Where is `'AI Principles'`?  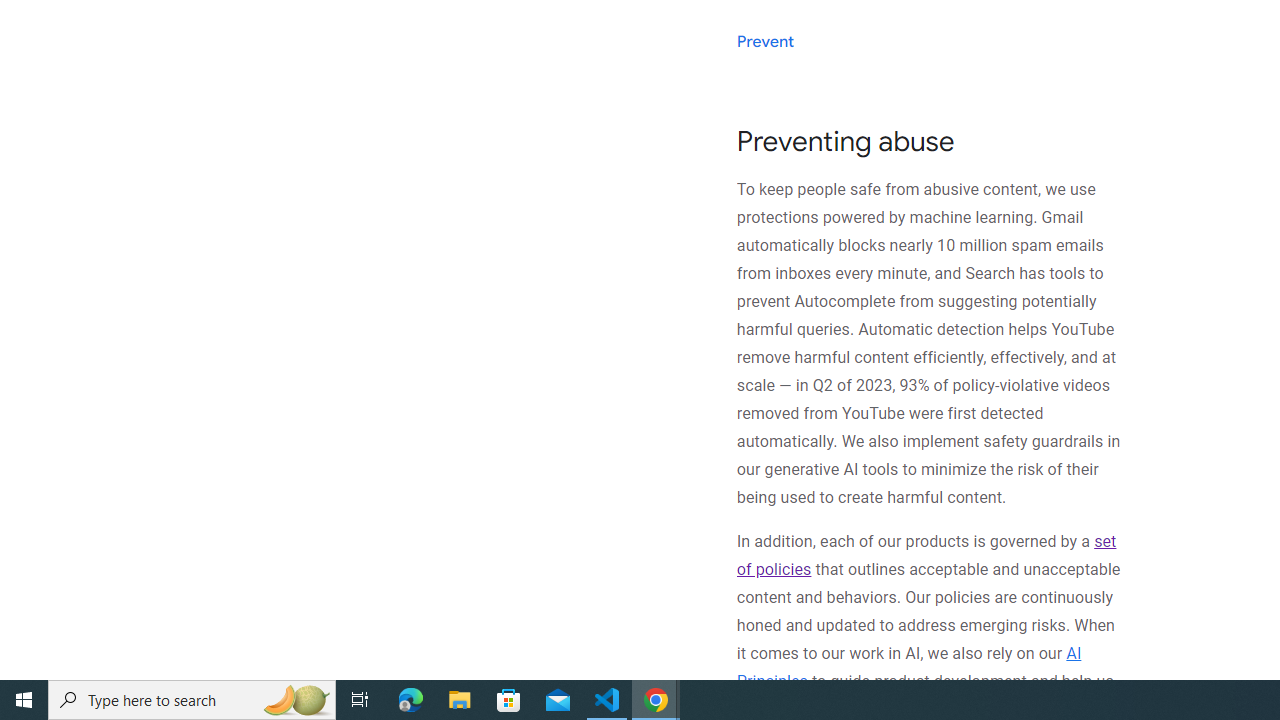 'AI Principles' is located at coordinates (907, 667).